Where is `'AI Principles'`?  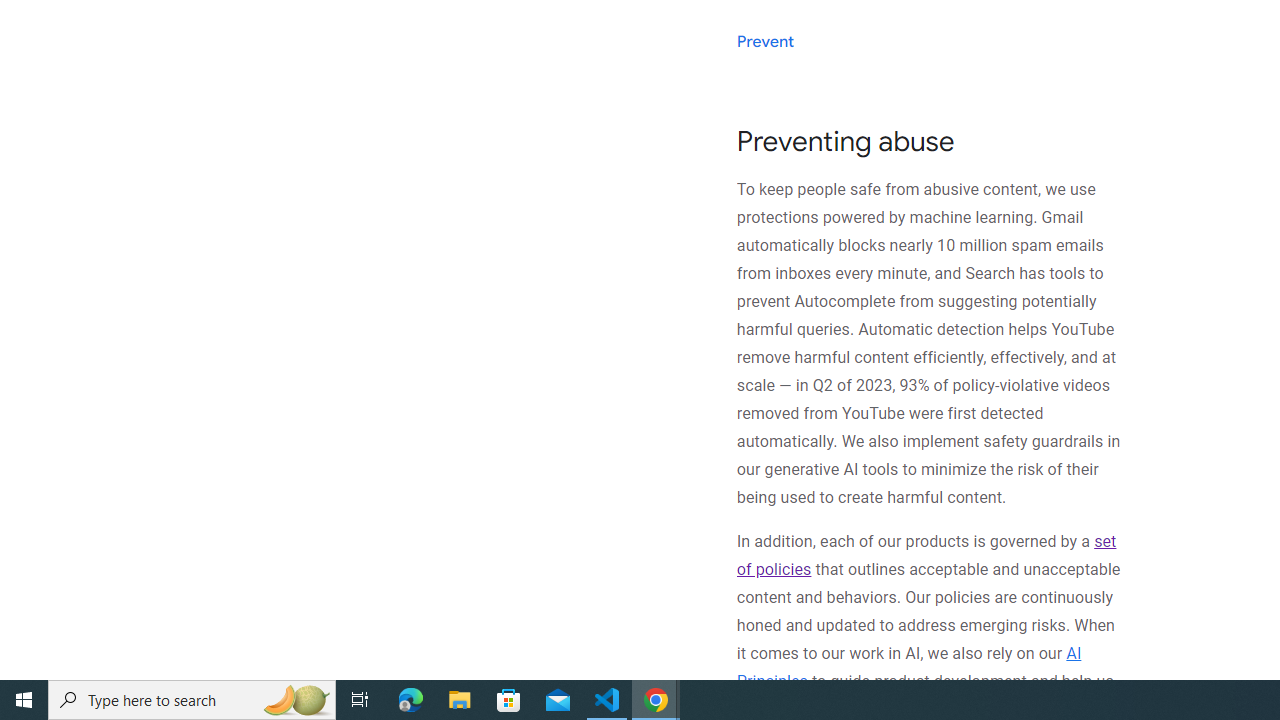 'AI Principles' is located at coordinates (907, 667).